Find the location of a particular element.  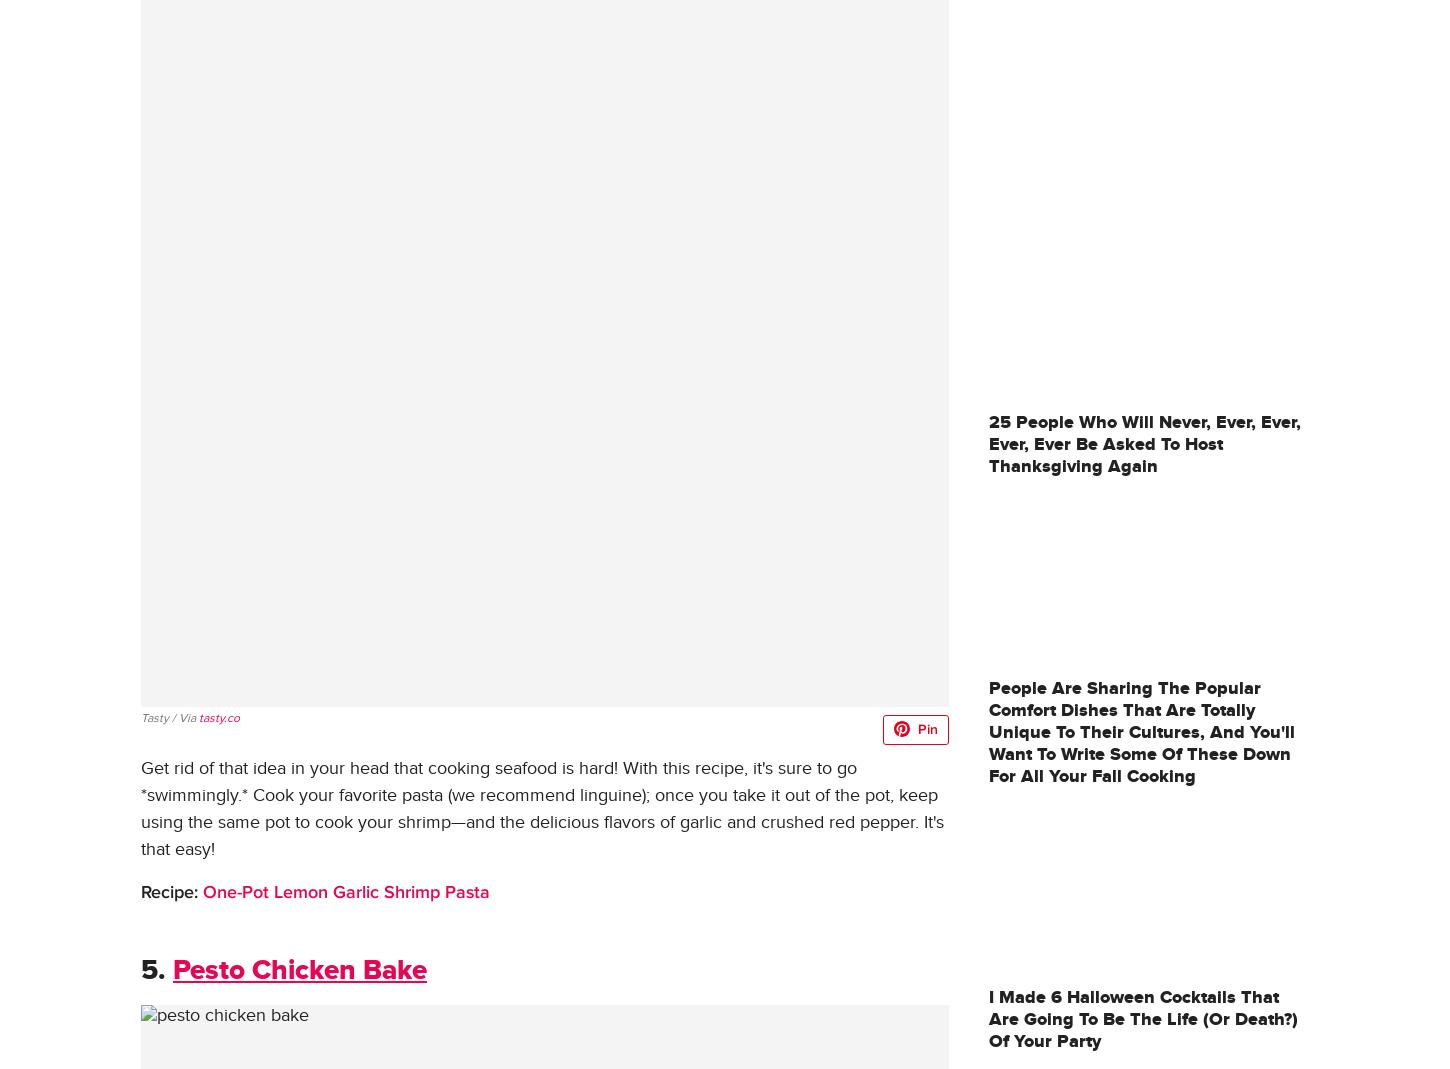

'Recipe:' is located at coordinates (168, 890).